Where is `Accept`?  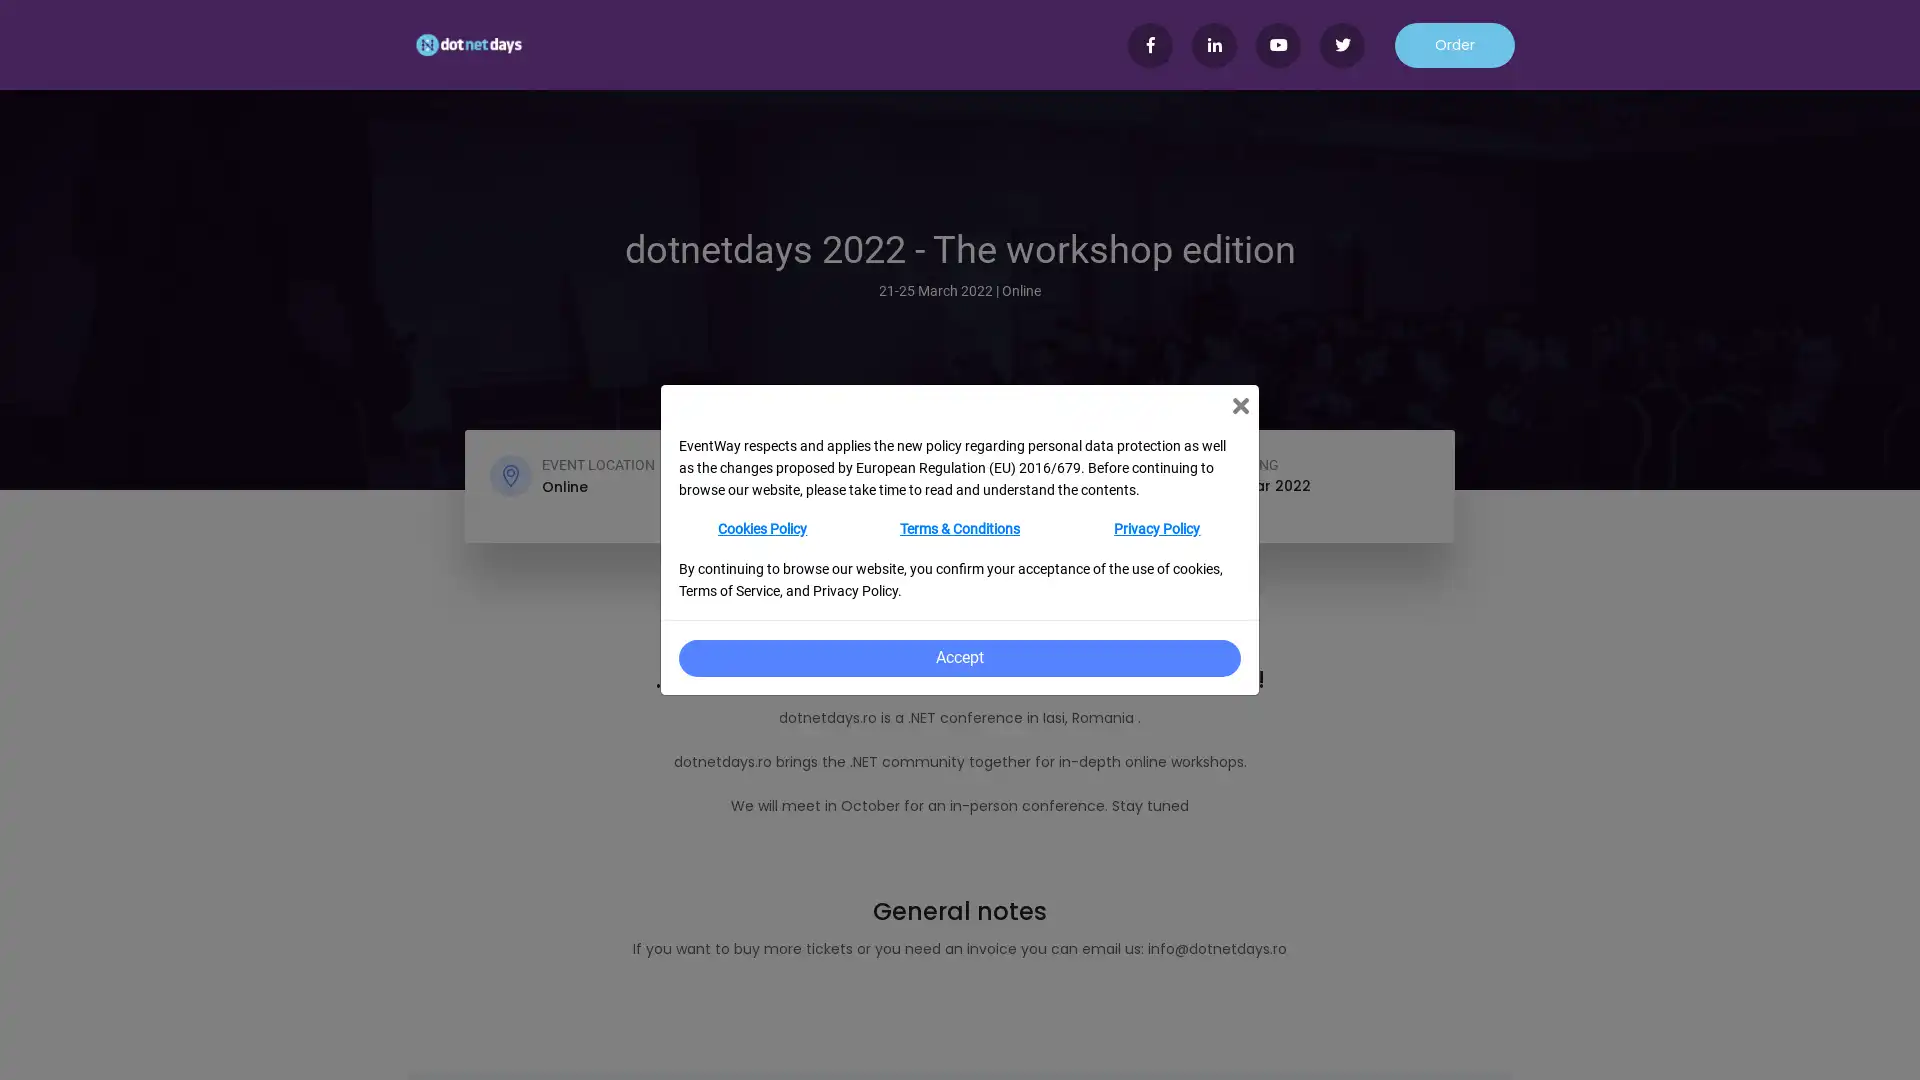 Accept is located at coordinates (958, 658).